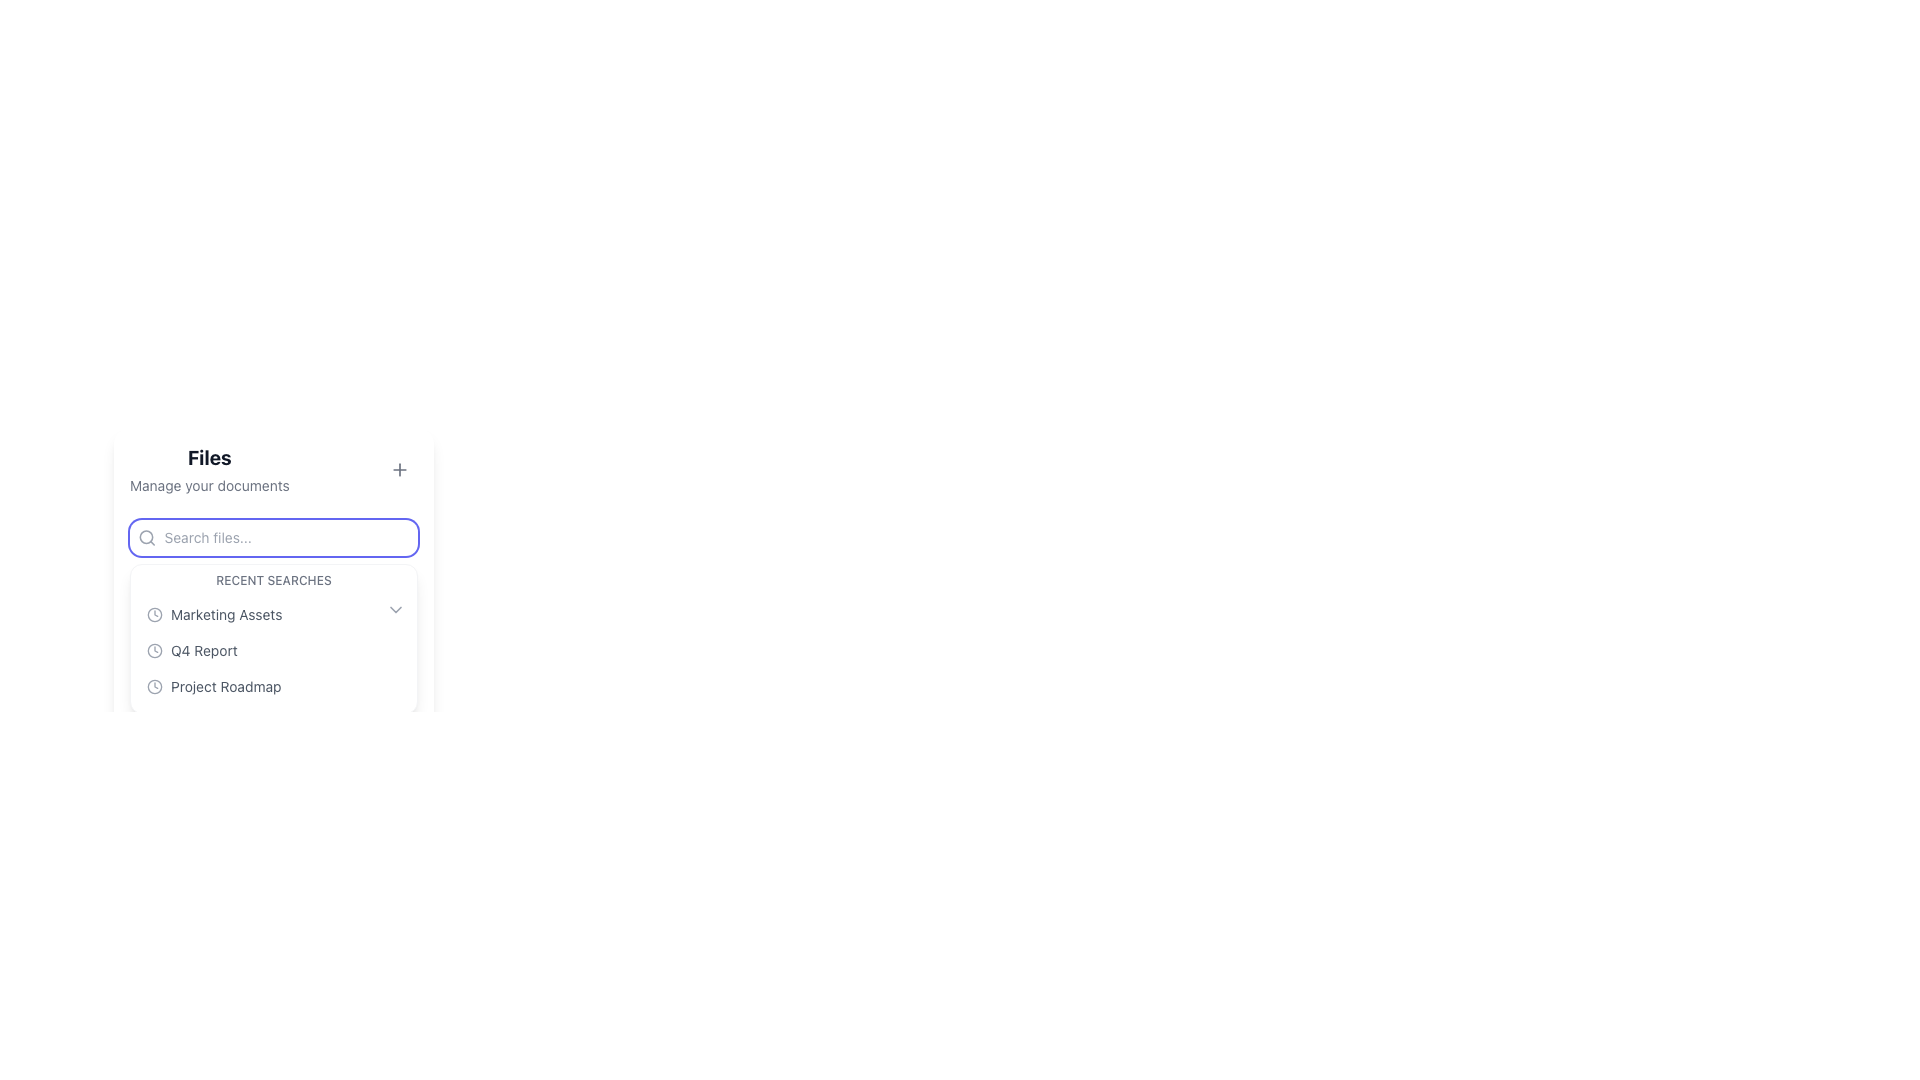 The width and height of the screenshot is (1920, 1080). What do you see at coordinates (272, 613) in the screenshot?
I see `the interactive list item labeled 'Marketing Assets'` at bounding box center [272, 613].